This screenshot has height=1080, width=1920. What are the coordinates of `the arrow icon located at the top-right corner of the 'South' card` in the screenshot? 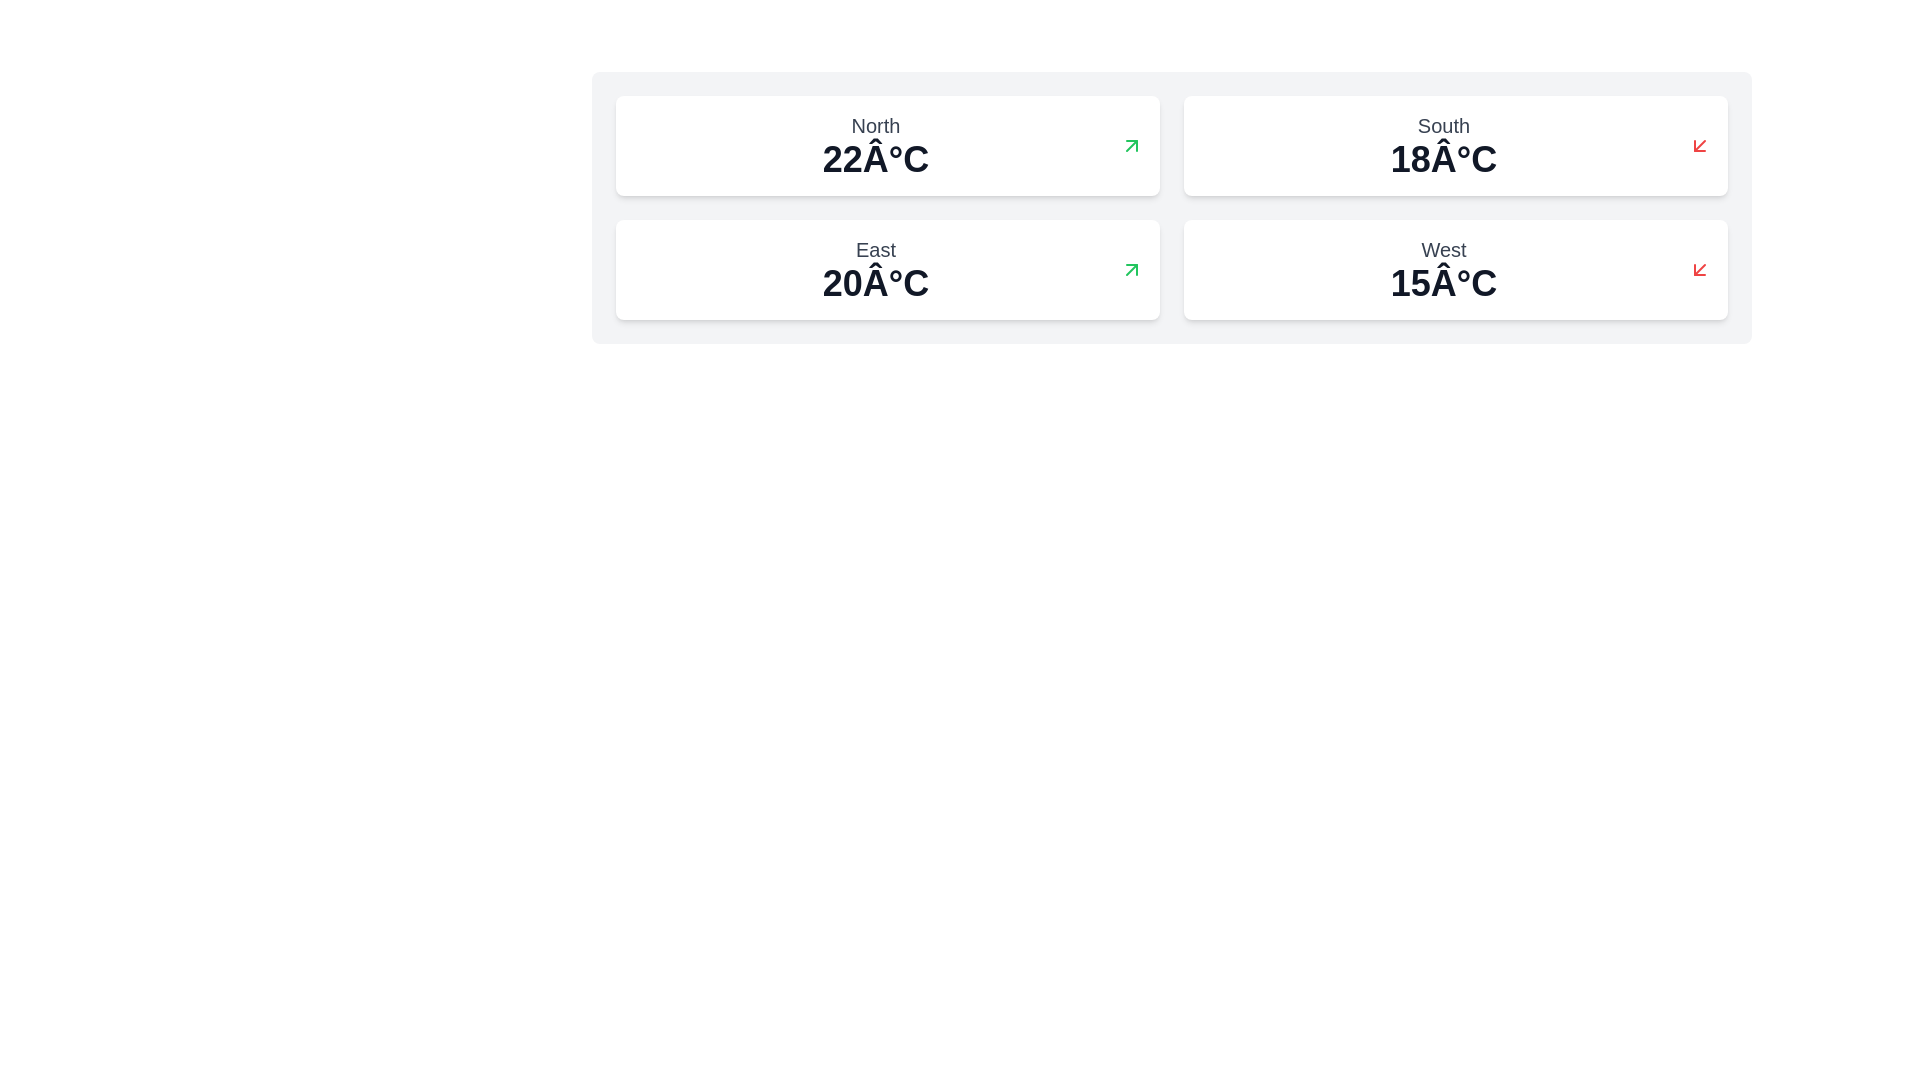 It's located at (1698, 145).